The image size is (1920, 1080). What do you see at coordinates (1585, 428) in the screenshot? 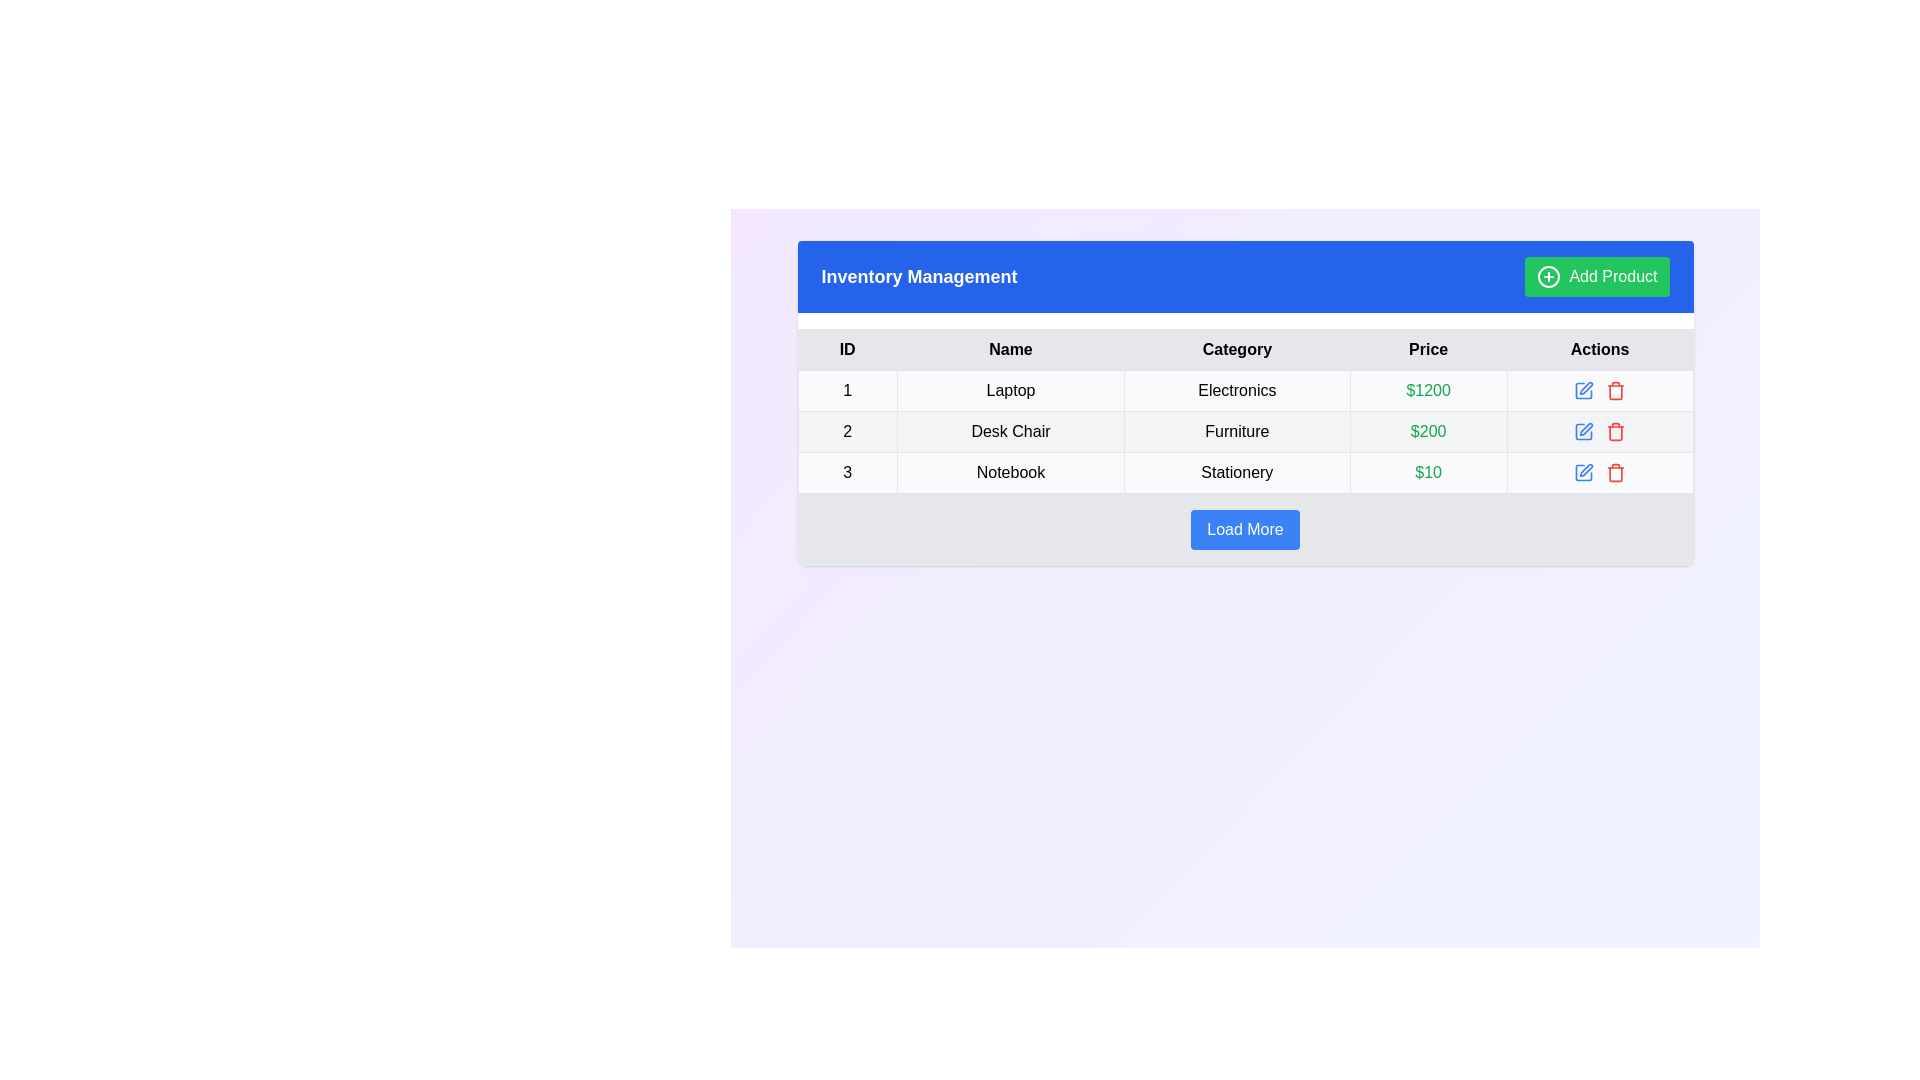
I see `the editing icon button in the Actions column of the table for the Furniture item to initiate an editing action` at bounding box center [1585, 428].